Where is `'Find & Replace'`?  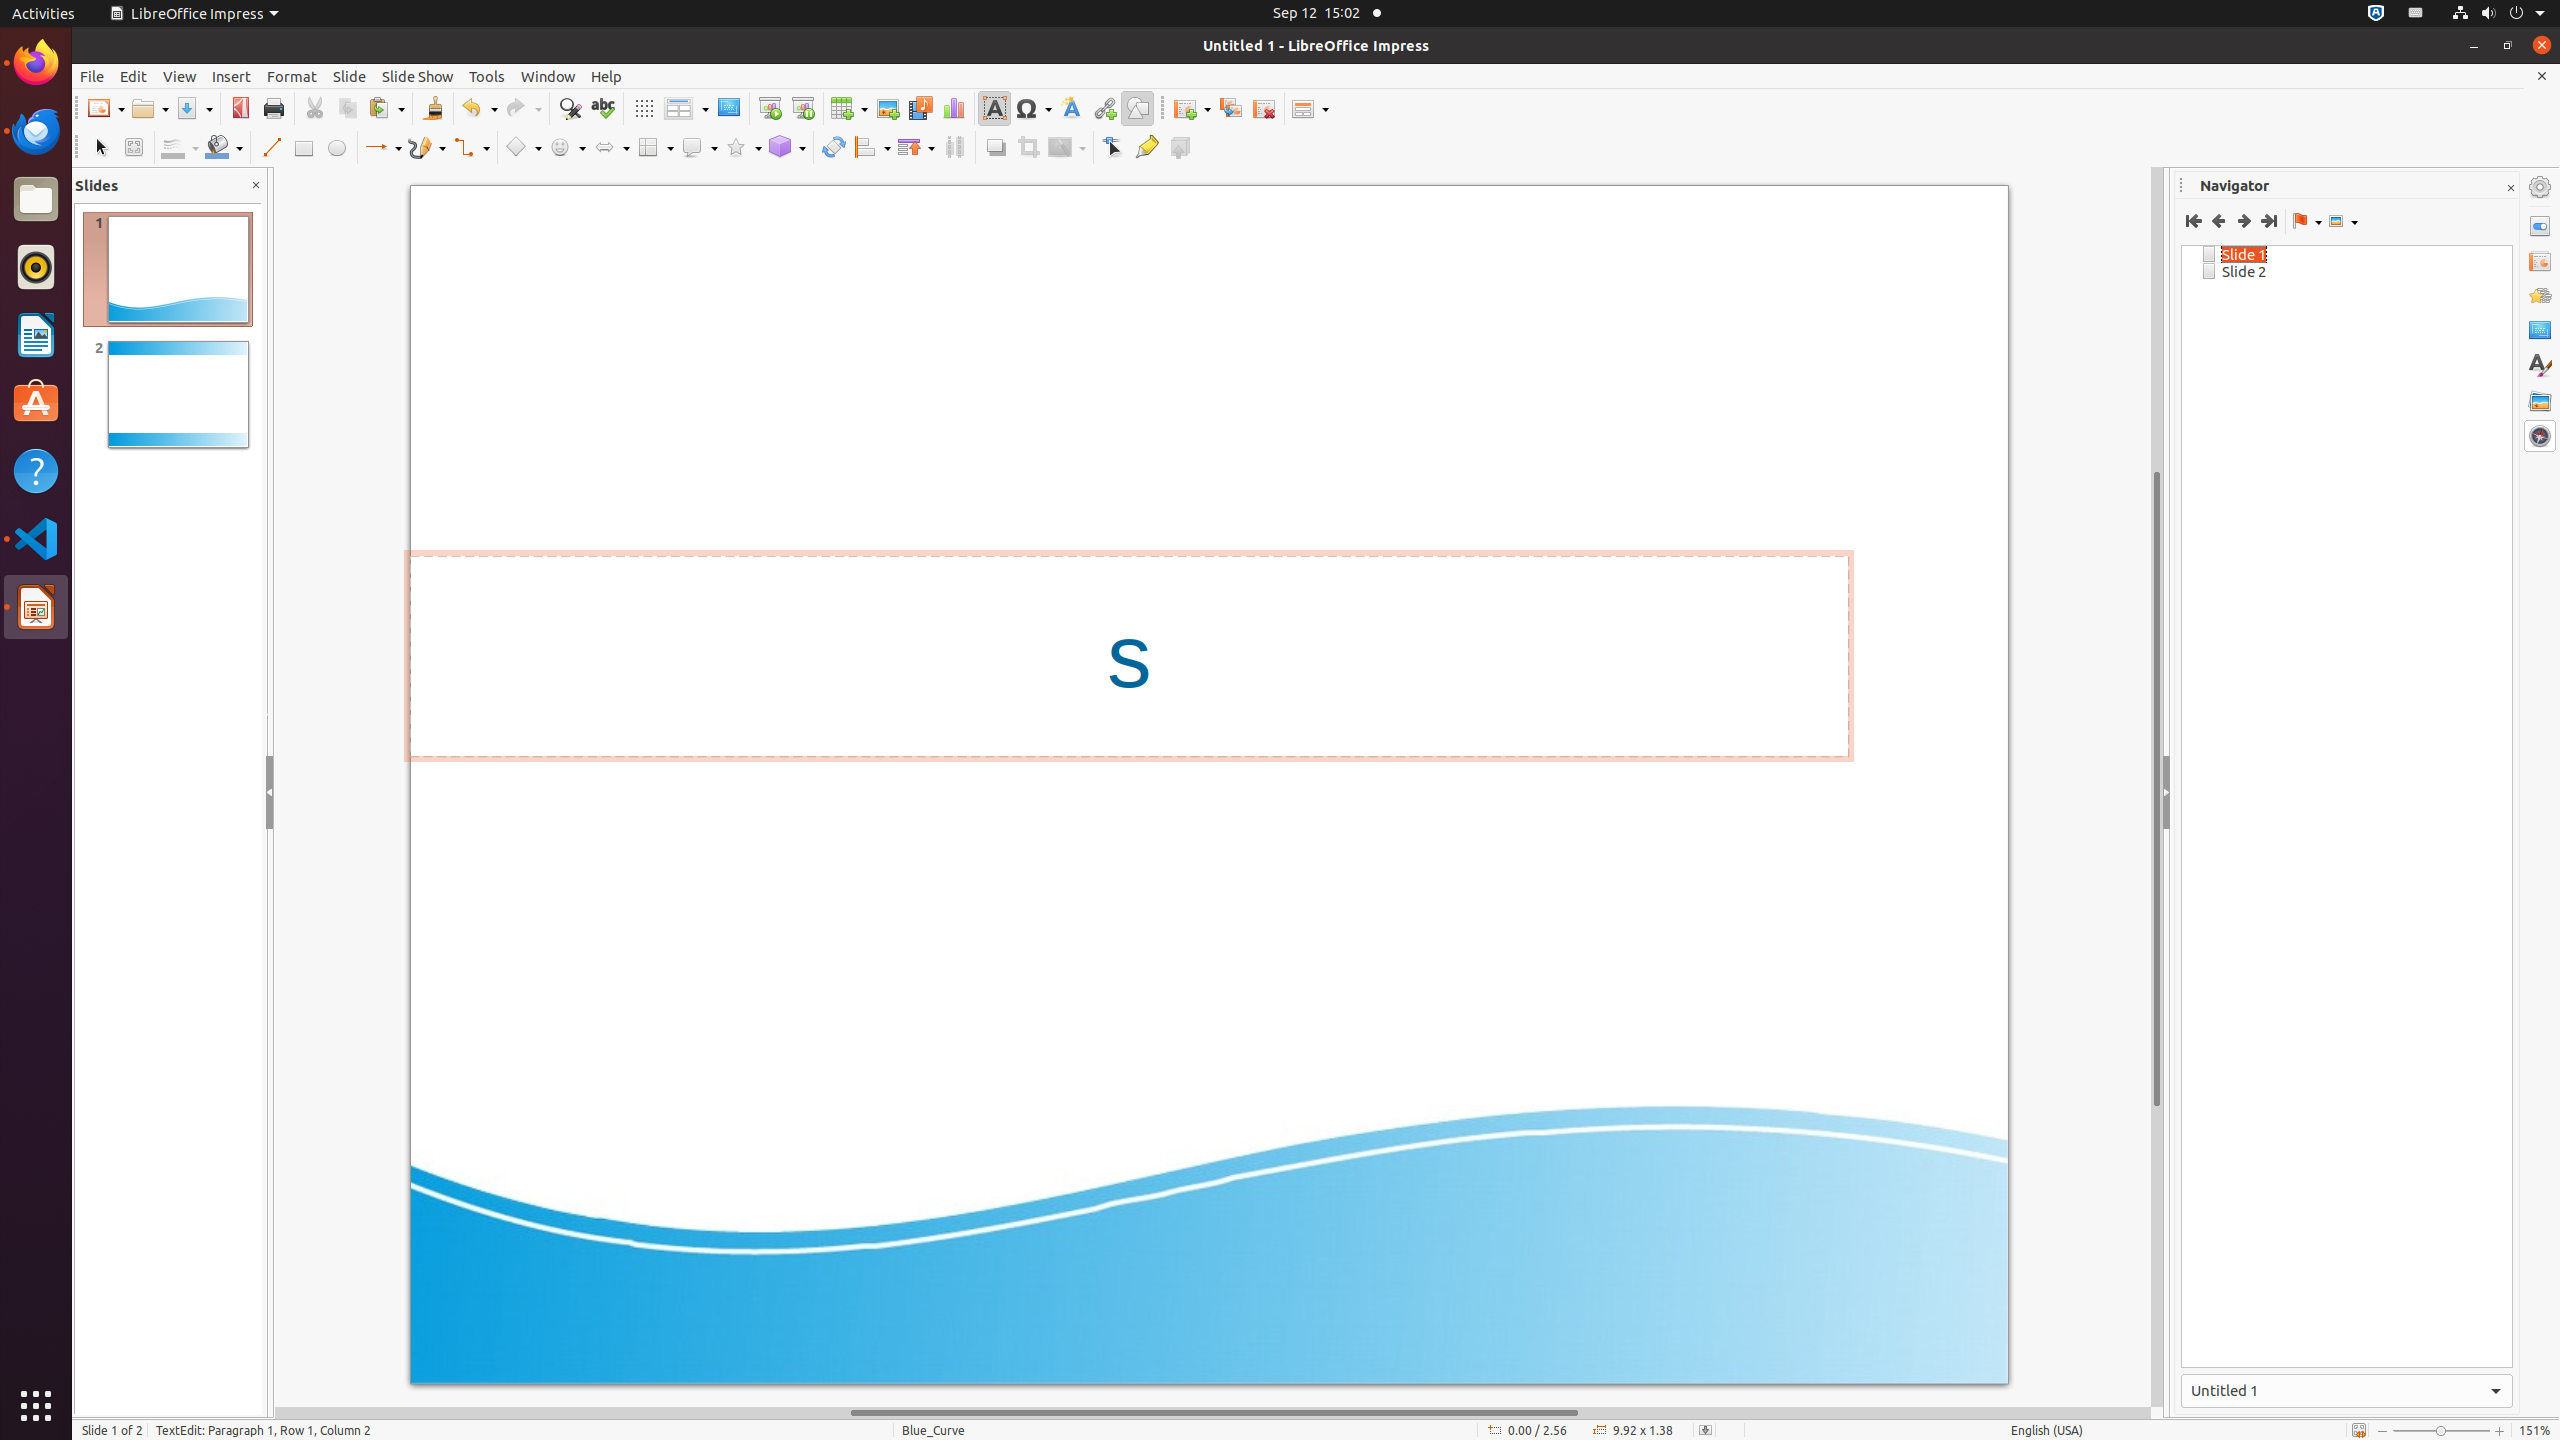 'Find & Replace' is located at coordinates (568, 107).